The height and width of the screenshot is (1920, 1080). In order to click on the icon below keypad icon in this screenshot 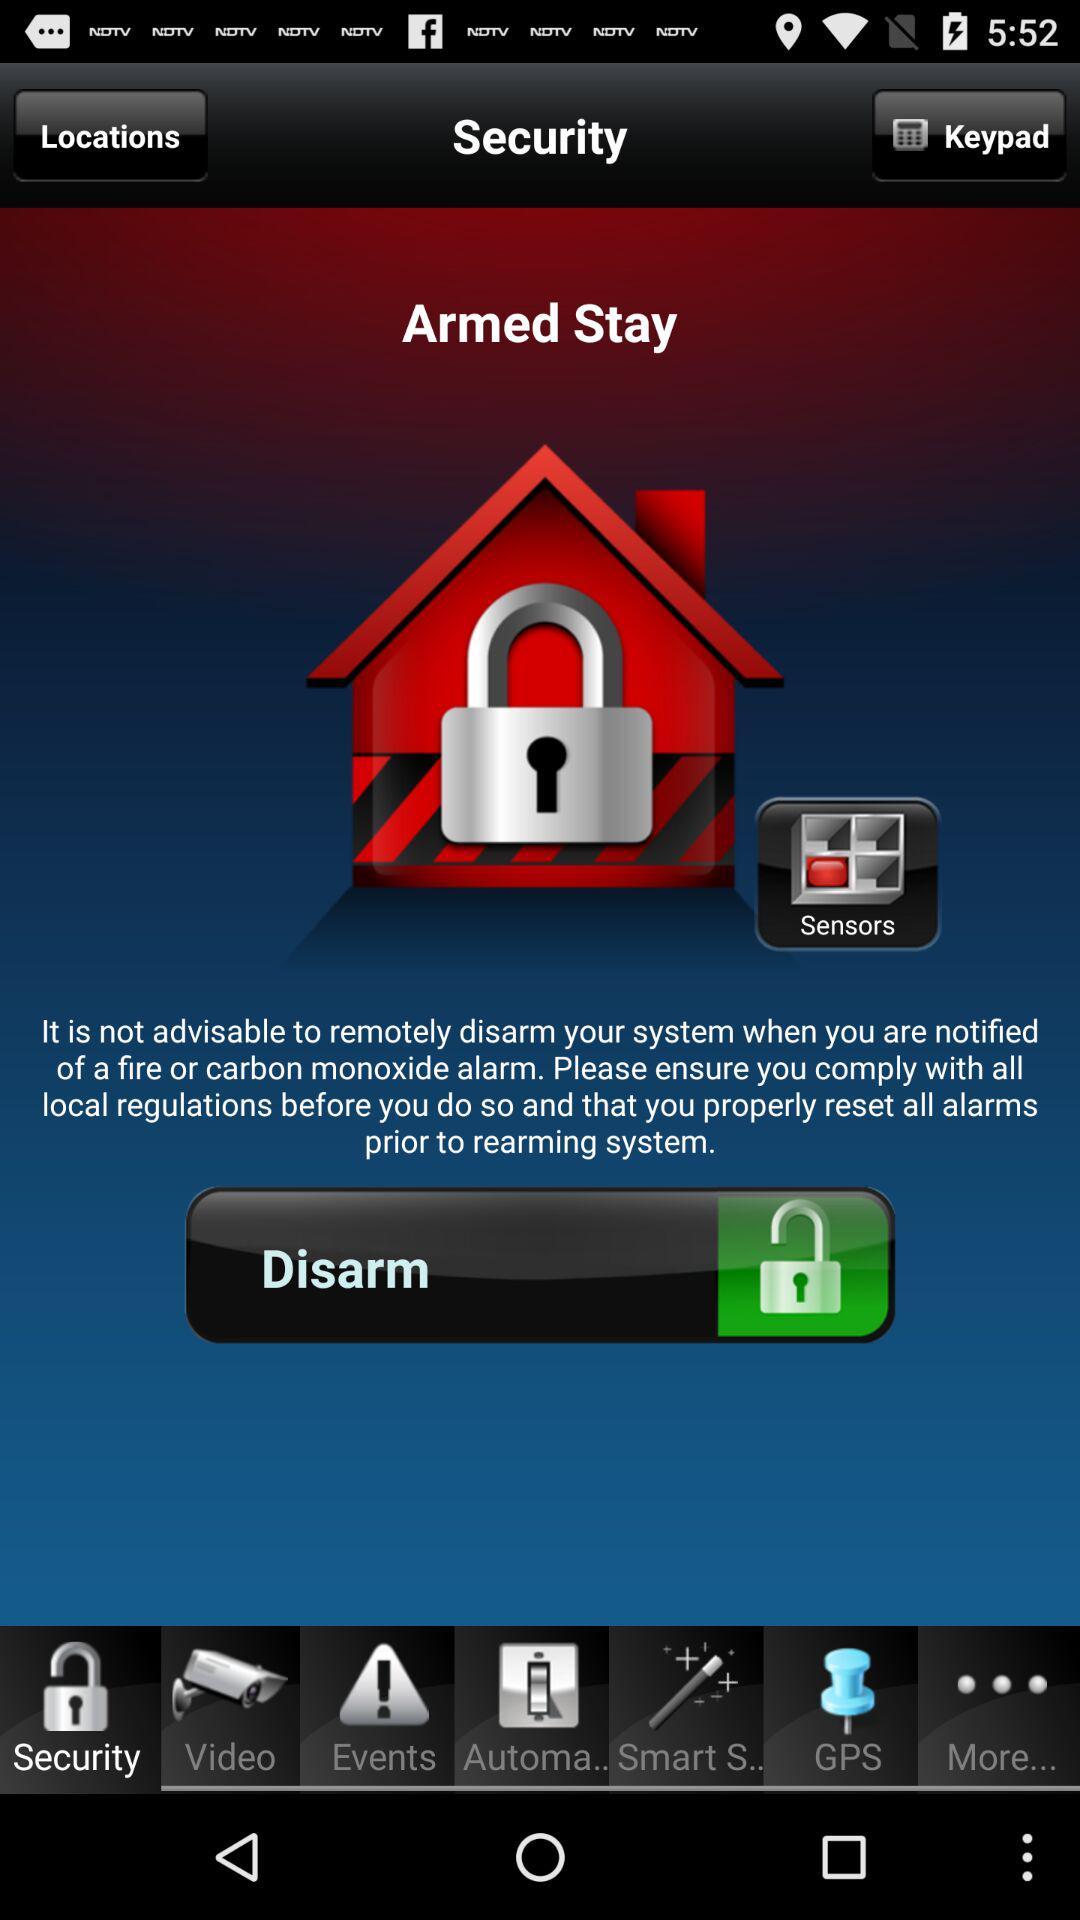, I will do `click(847, 874)`.